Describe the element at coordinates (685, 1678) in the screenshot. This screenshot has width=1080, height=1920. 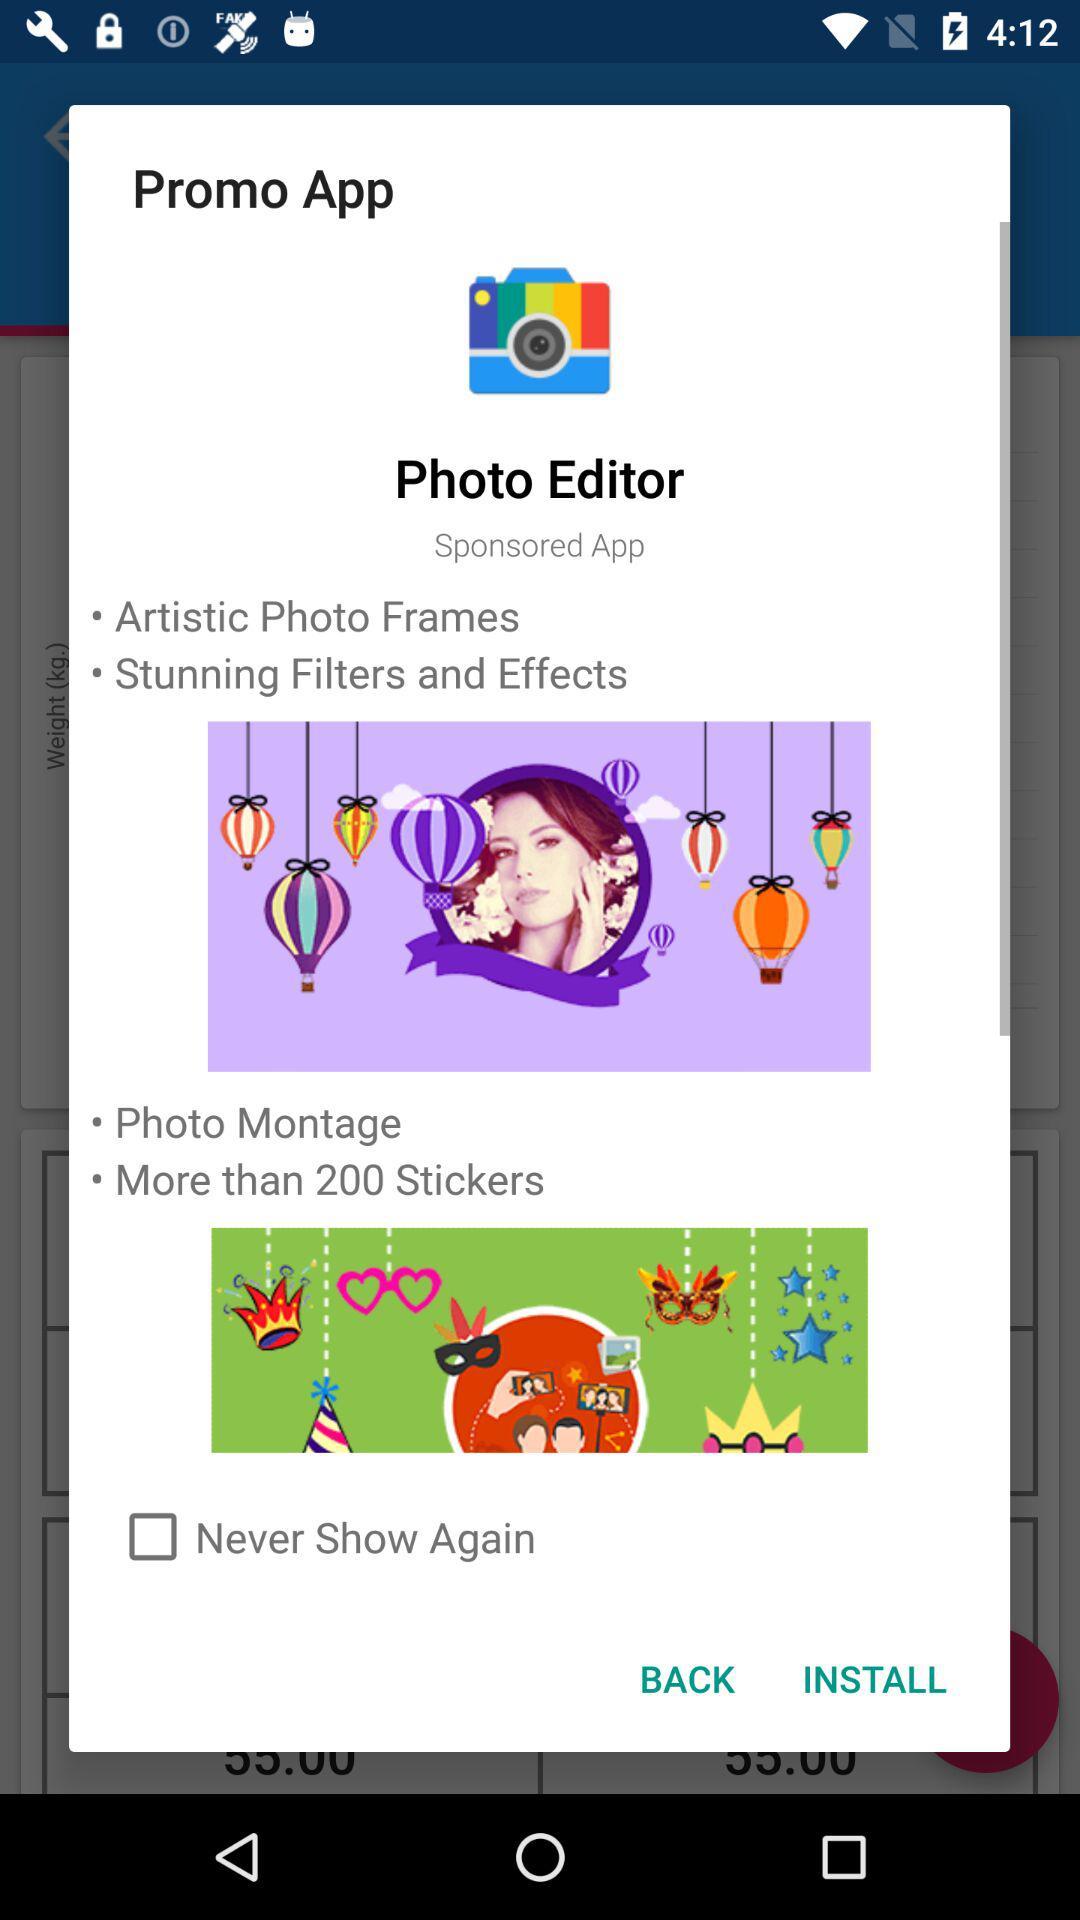
I see `back` at that location.